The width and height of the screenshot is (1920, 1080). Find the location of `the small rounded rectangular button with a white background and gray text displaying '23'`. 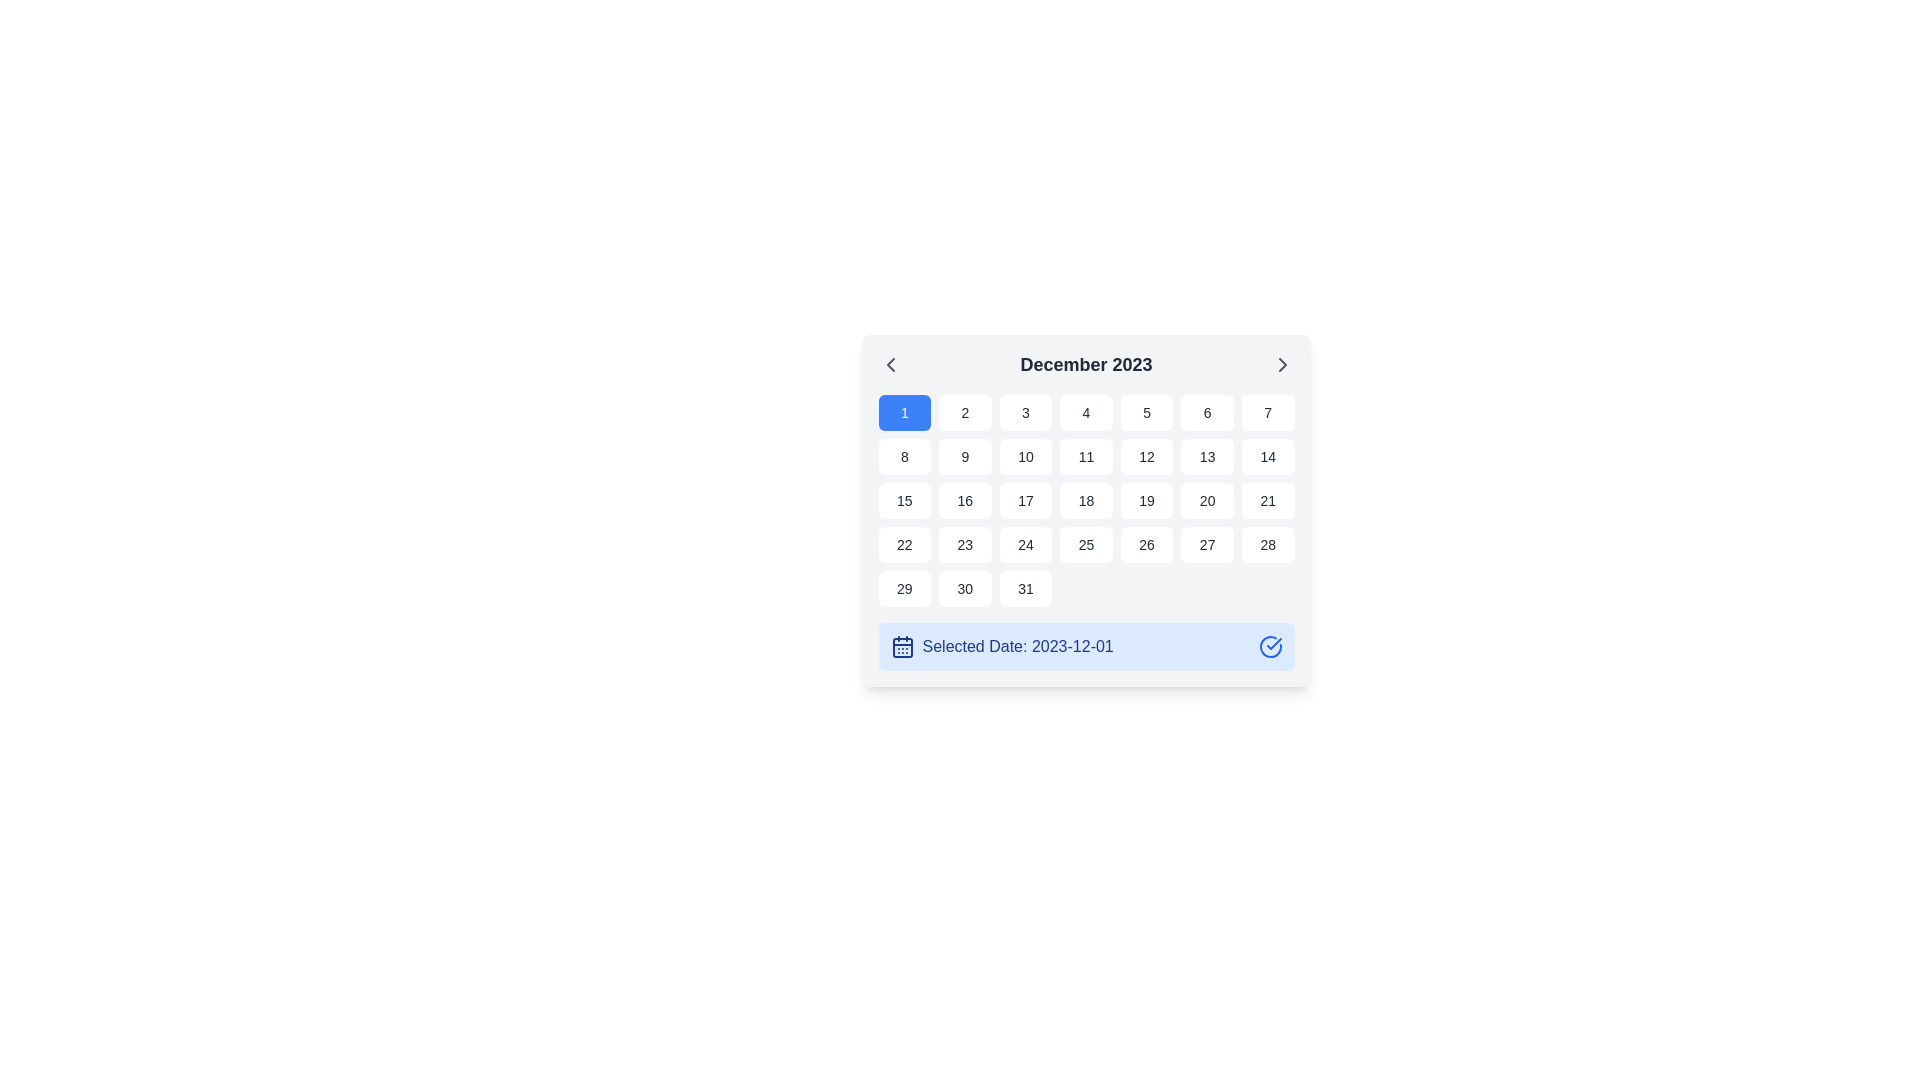

the small rounded rectangular button with a white background and gray text displaying '23' is located at coordinates (965, 544).